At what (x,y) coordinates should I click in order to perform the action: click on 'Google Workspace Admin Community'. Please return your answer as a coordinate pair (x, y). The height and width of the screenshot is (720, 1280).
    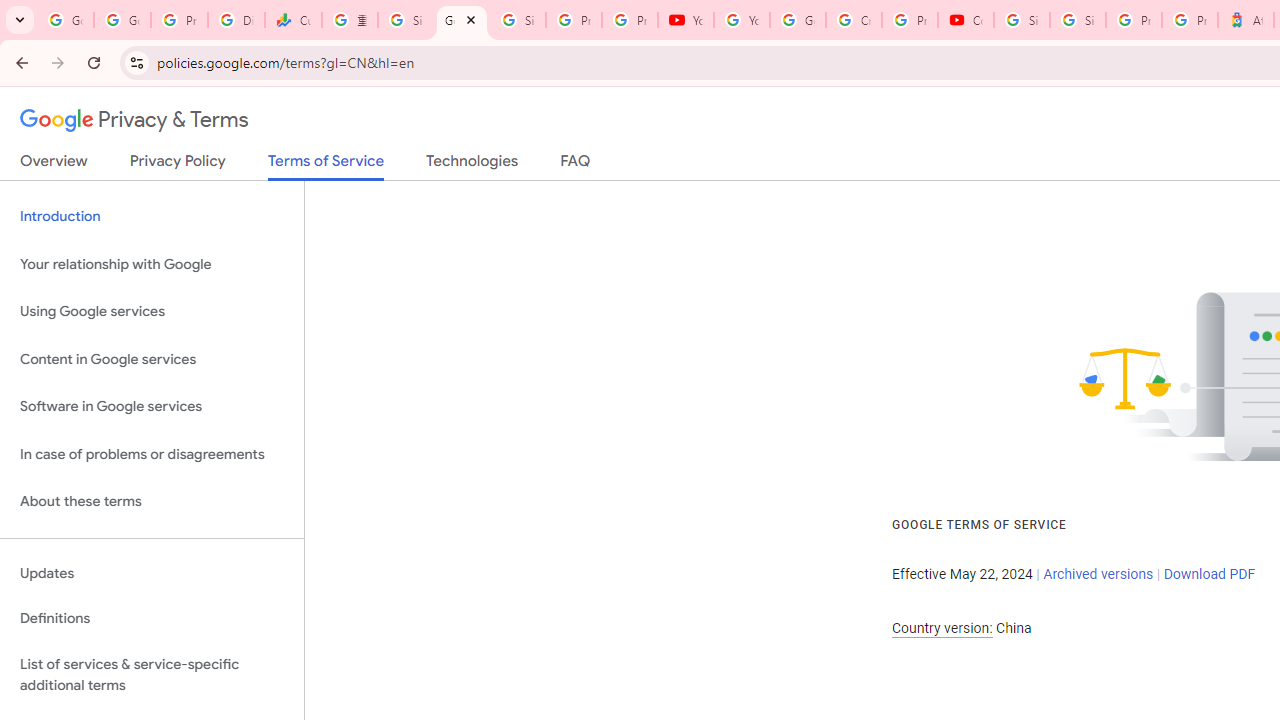
    Looking at the image, I should click on (65, 20).